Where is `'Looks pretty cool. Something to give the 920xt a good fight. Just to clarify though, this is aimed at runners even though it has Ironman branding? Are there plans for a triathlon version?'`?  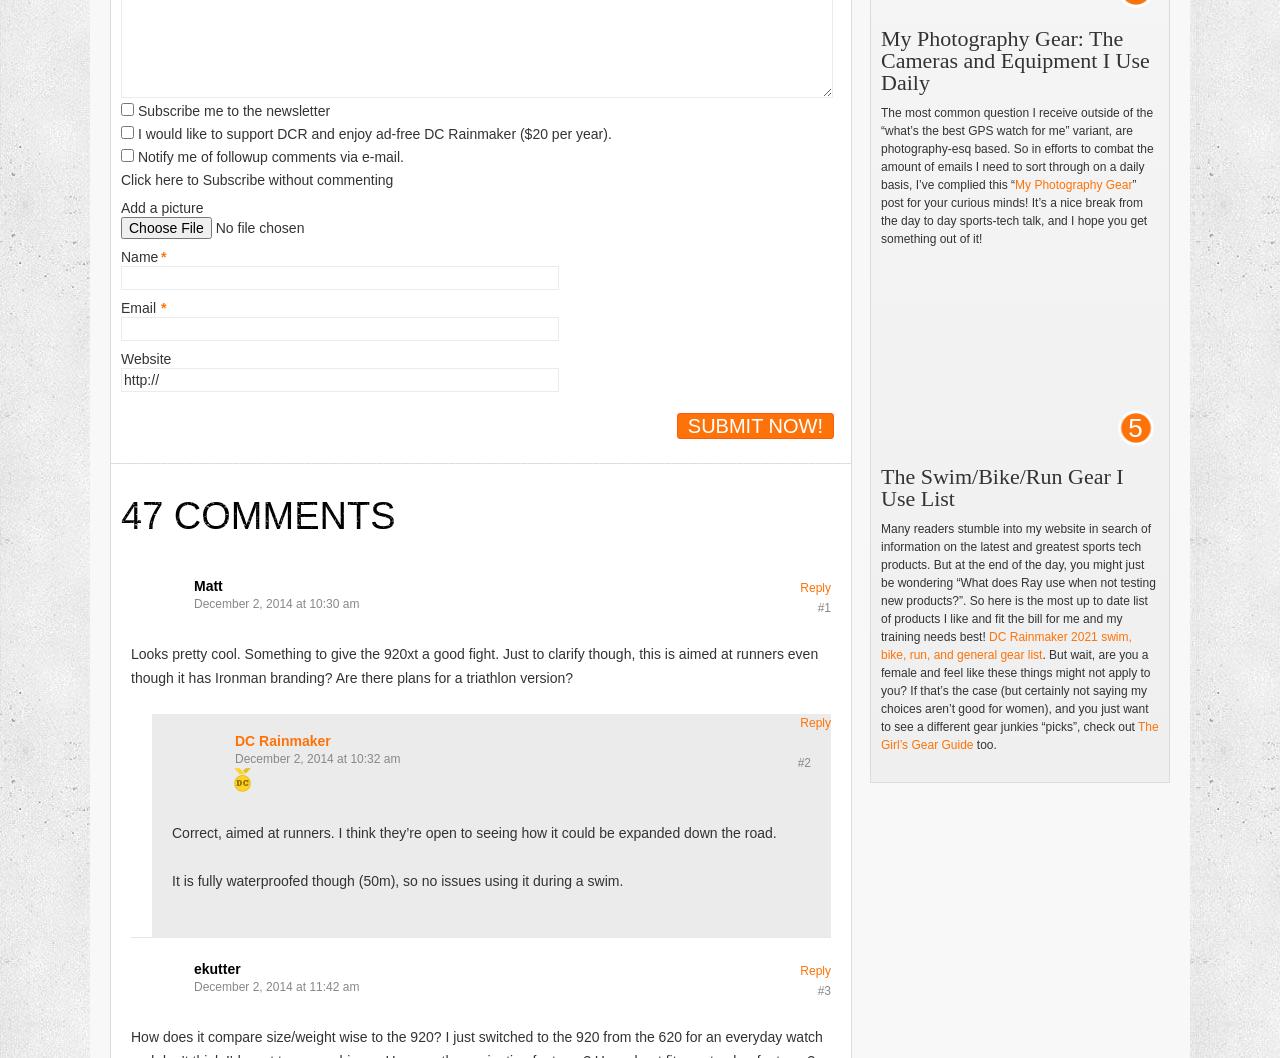
'Looks pretty cool. Something to give the 920xt a good fight. Just to clarify though, this is aimed at runners even though it has Ironman branding? Are there plans for a triathlon version?' is located at coordinates (473, 663).